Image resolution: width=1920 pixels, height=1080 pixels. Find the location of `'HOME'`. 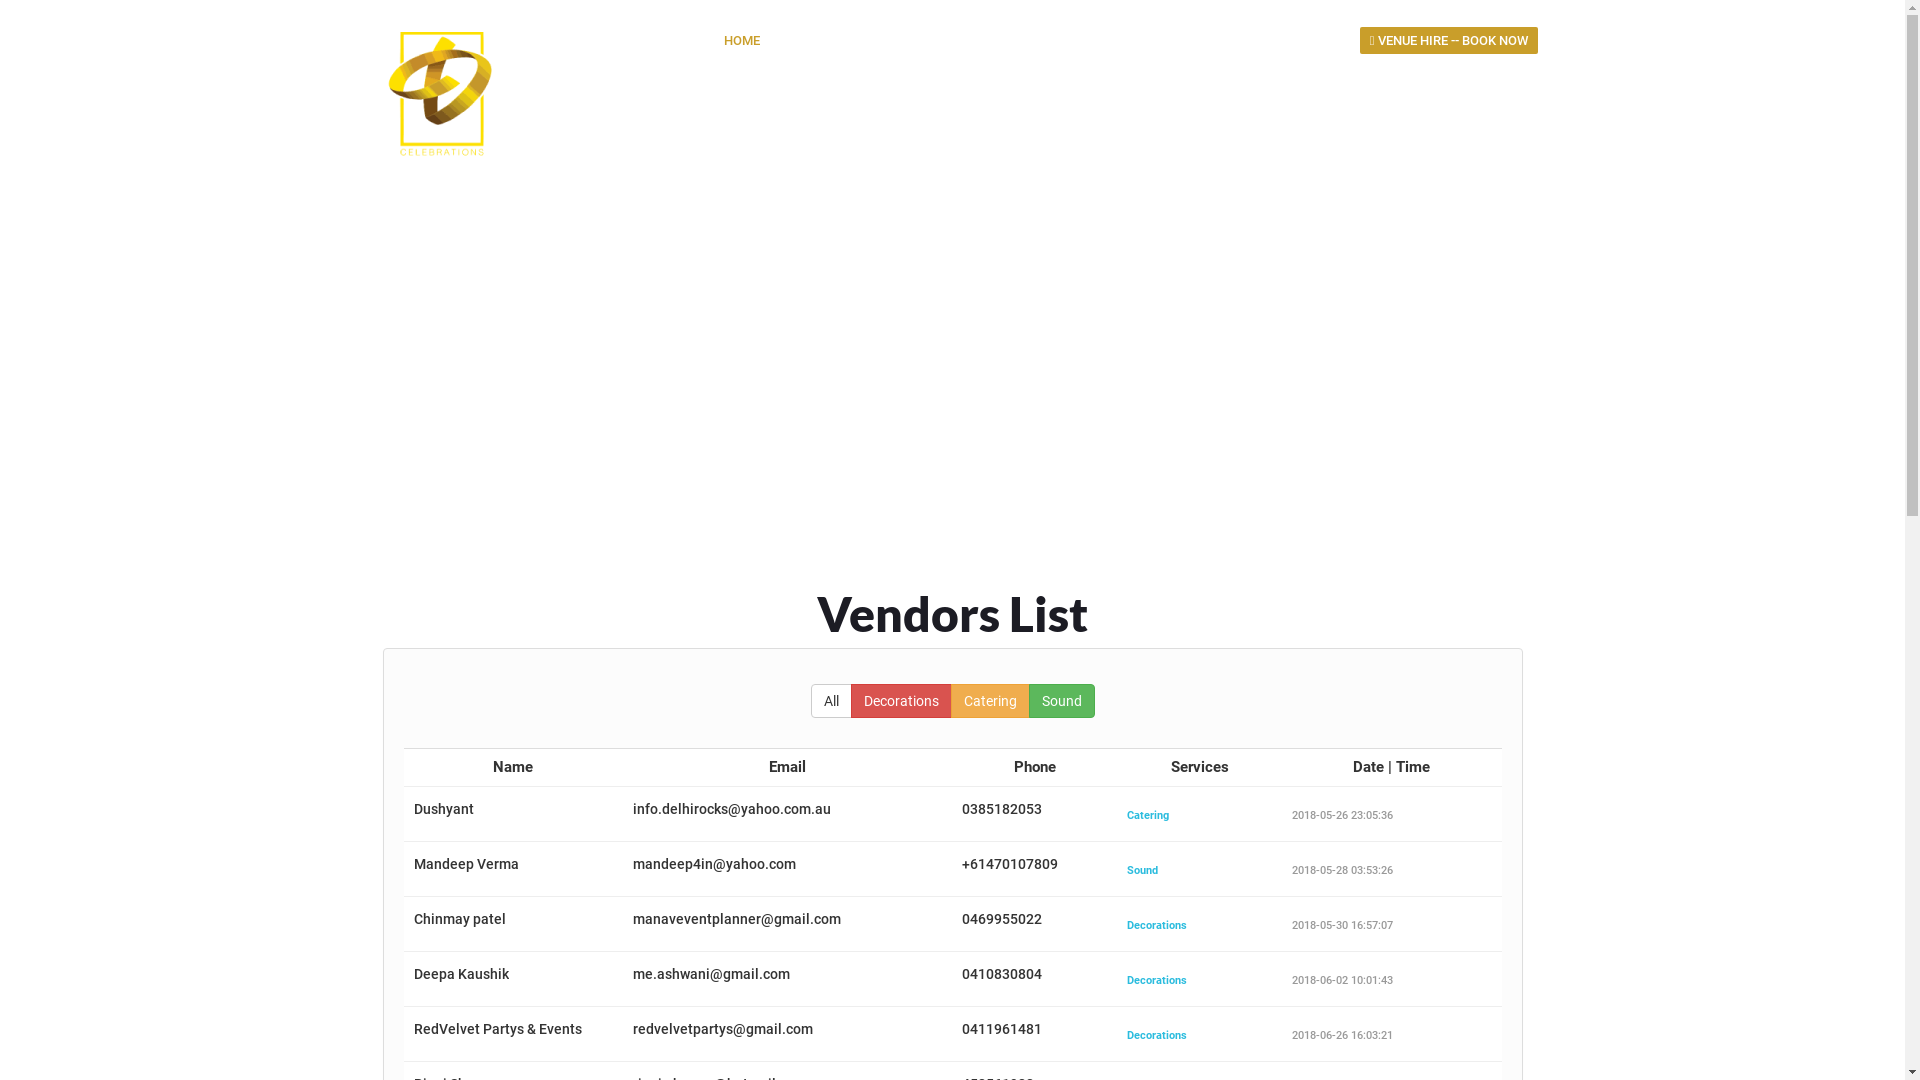

'HOME' is located at coordinates (741, 40).